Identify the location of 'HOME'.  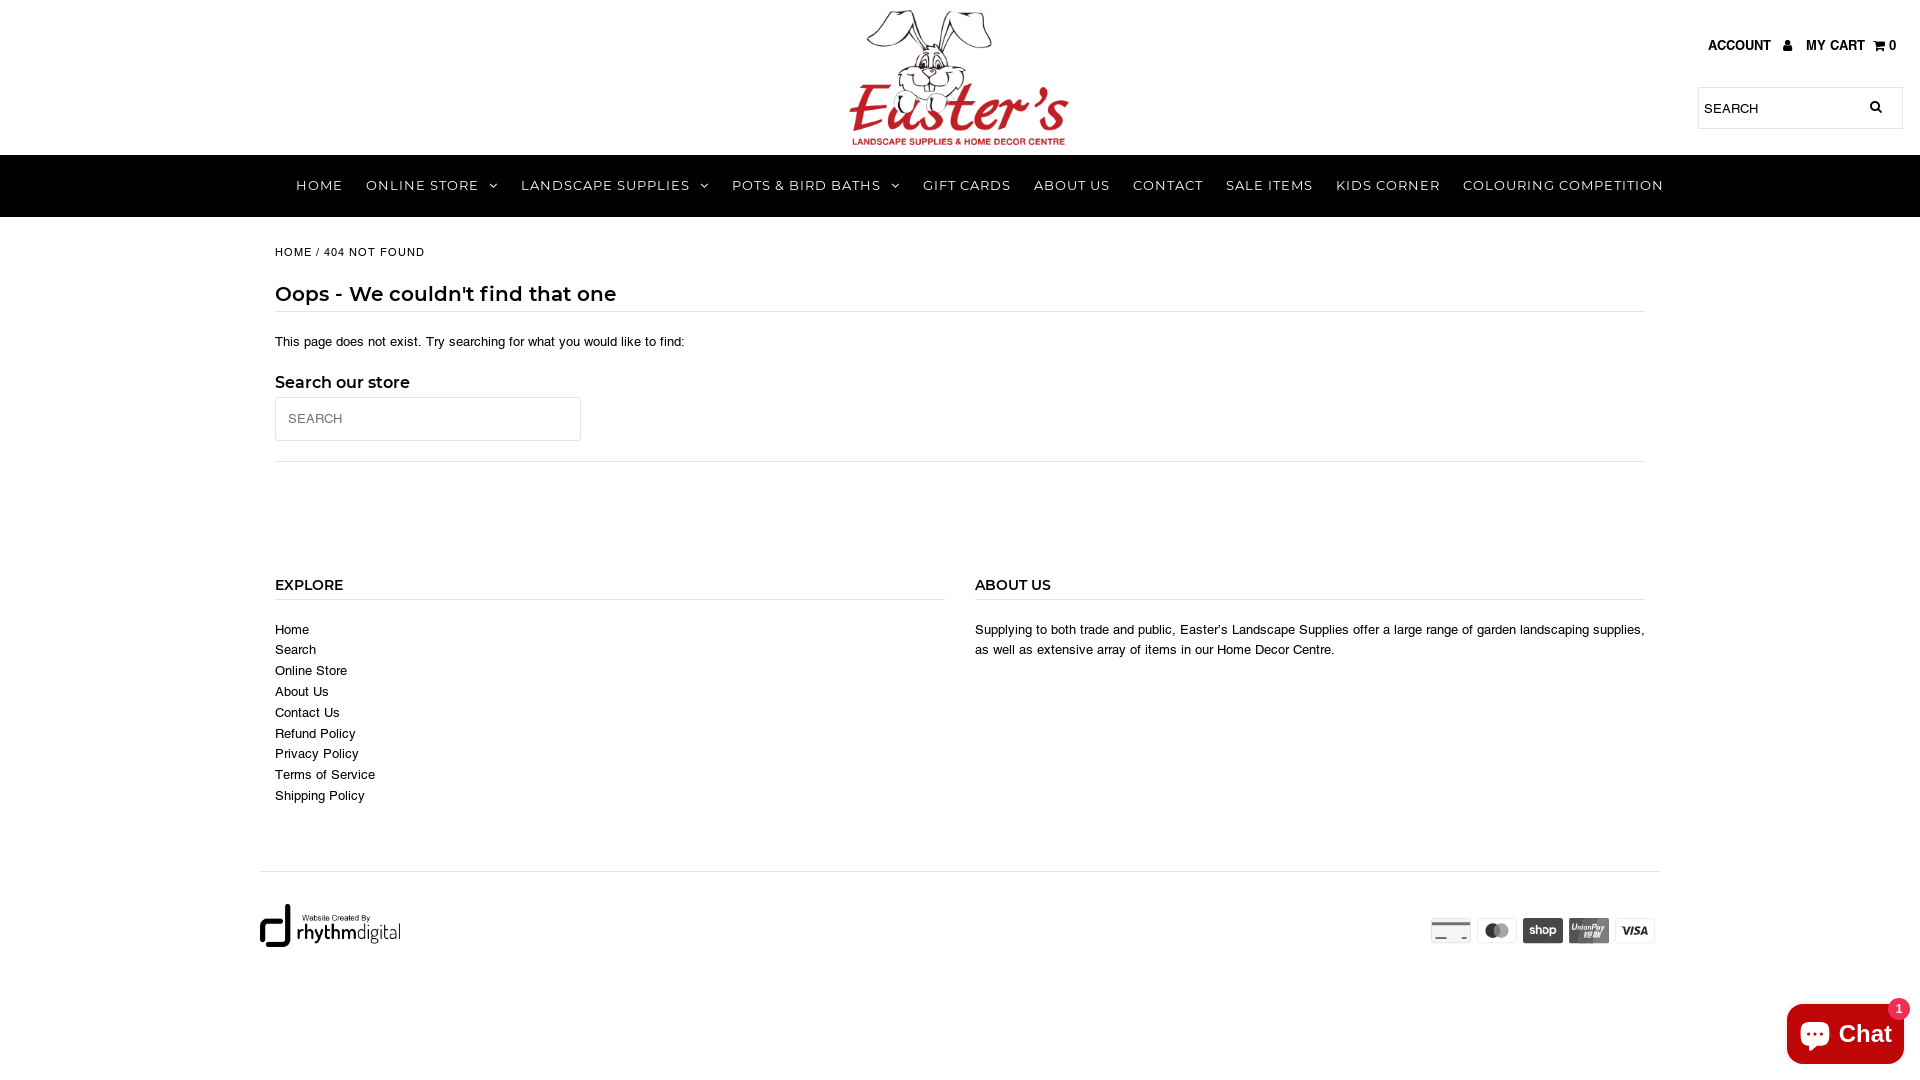
(292, 251).